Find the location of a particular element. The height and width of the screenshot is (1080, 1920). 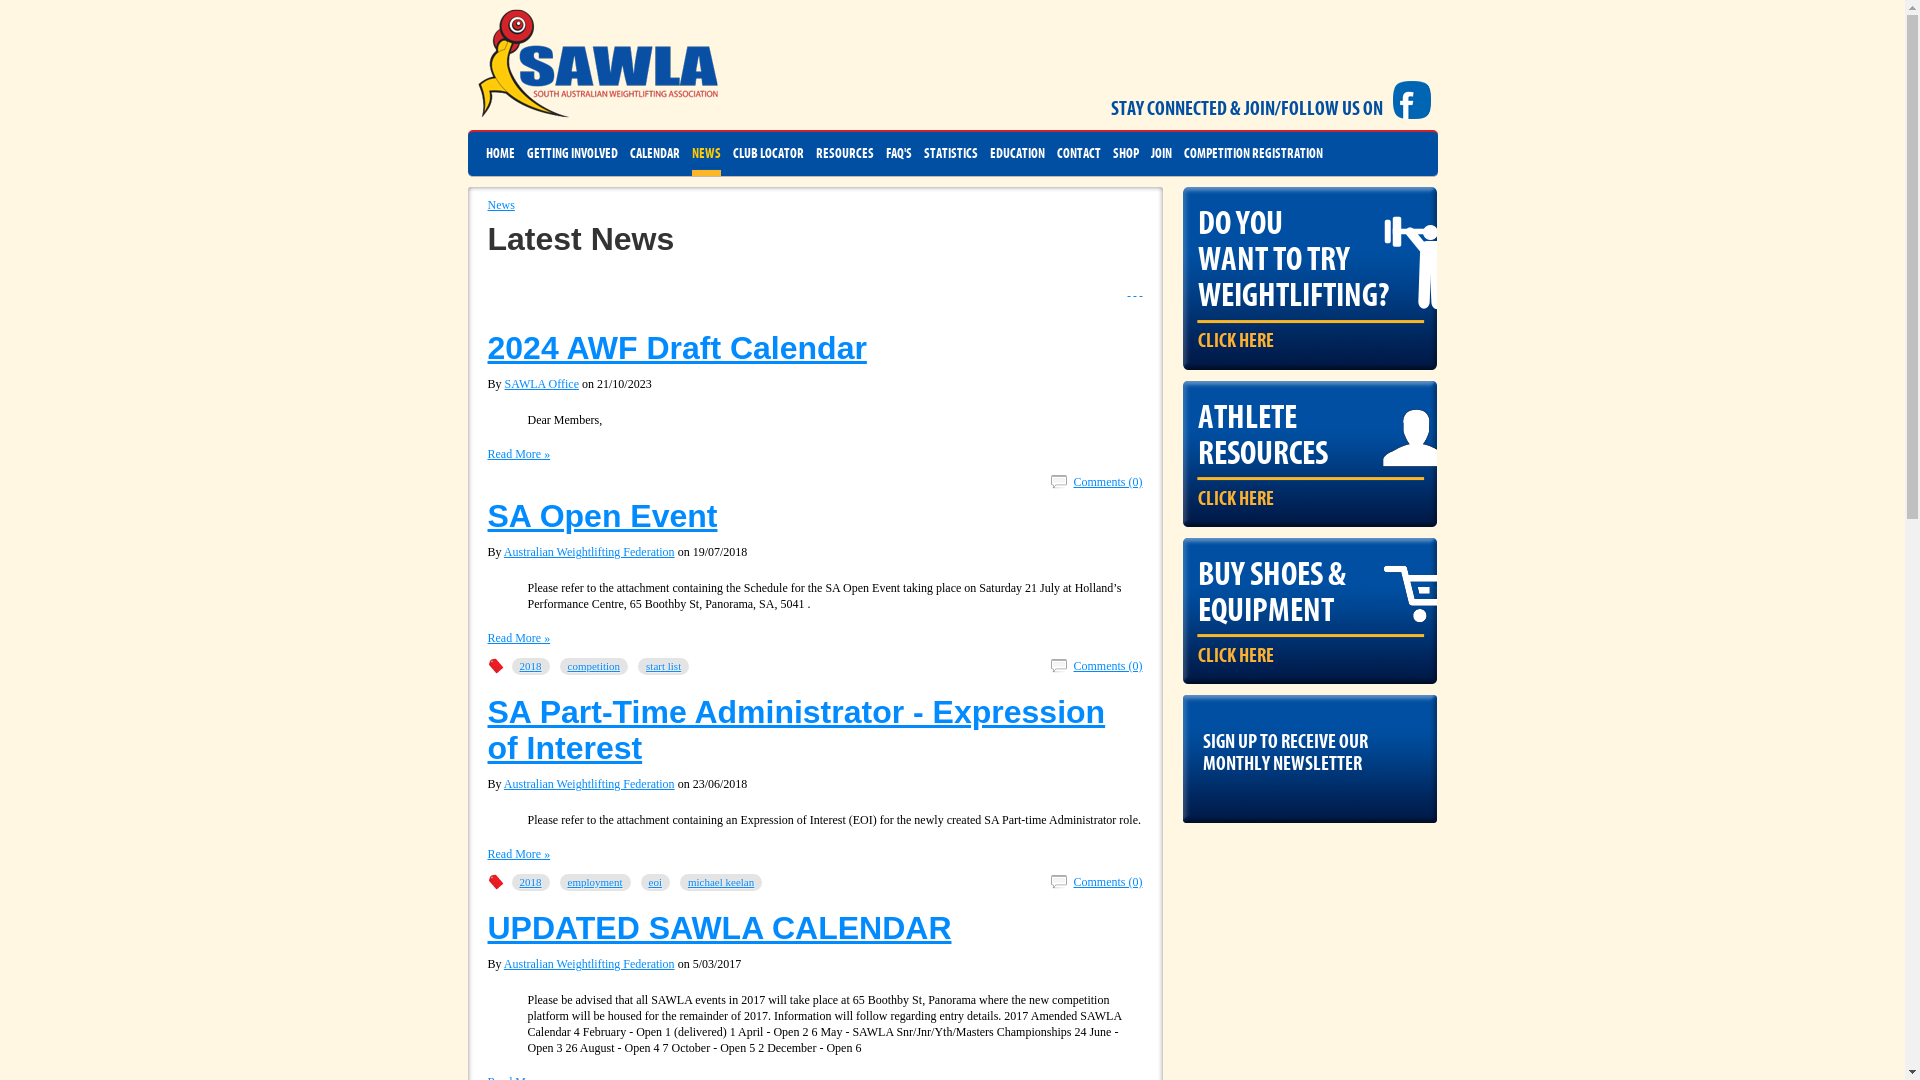

'NEWS' is located at coordinates (691, 153).